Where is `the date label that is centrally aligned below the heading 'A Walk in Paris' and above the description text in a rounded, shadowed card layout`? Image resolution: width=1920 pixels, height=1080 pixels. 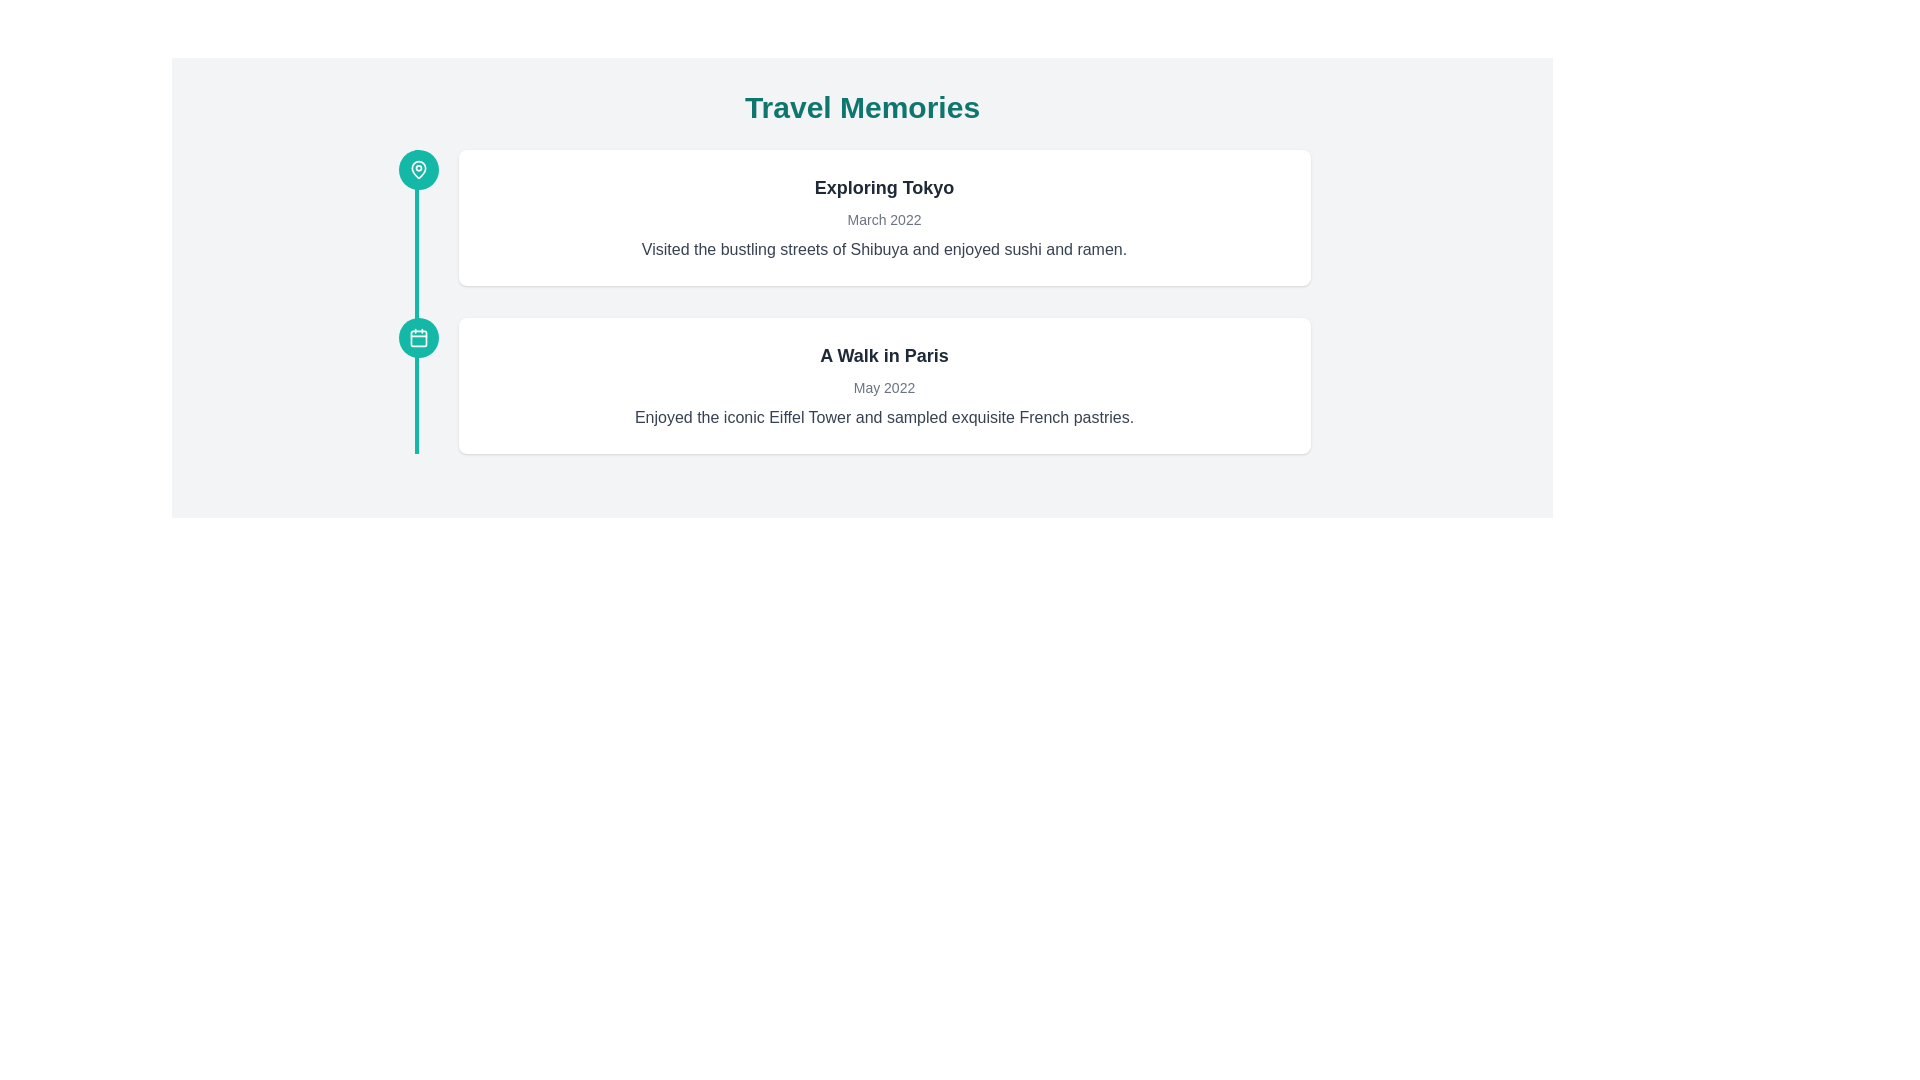
the date label that is centrally aligned below the heading 'A Walk in Paris' and above the description text in a rounded, shadowed card layout is located at coordinates (883, 388).